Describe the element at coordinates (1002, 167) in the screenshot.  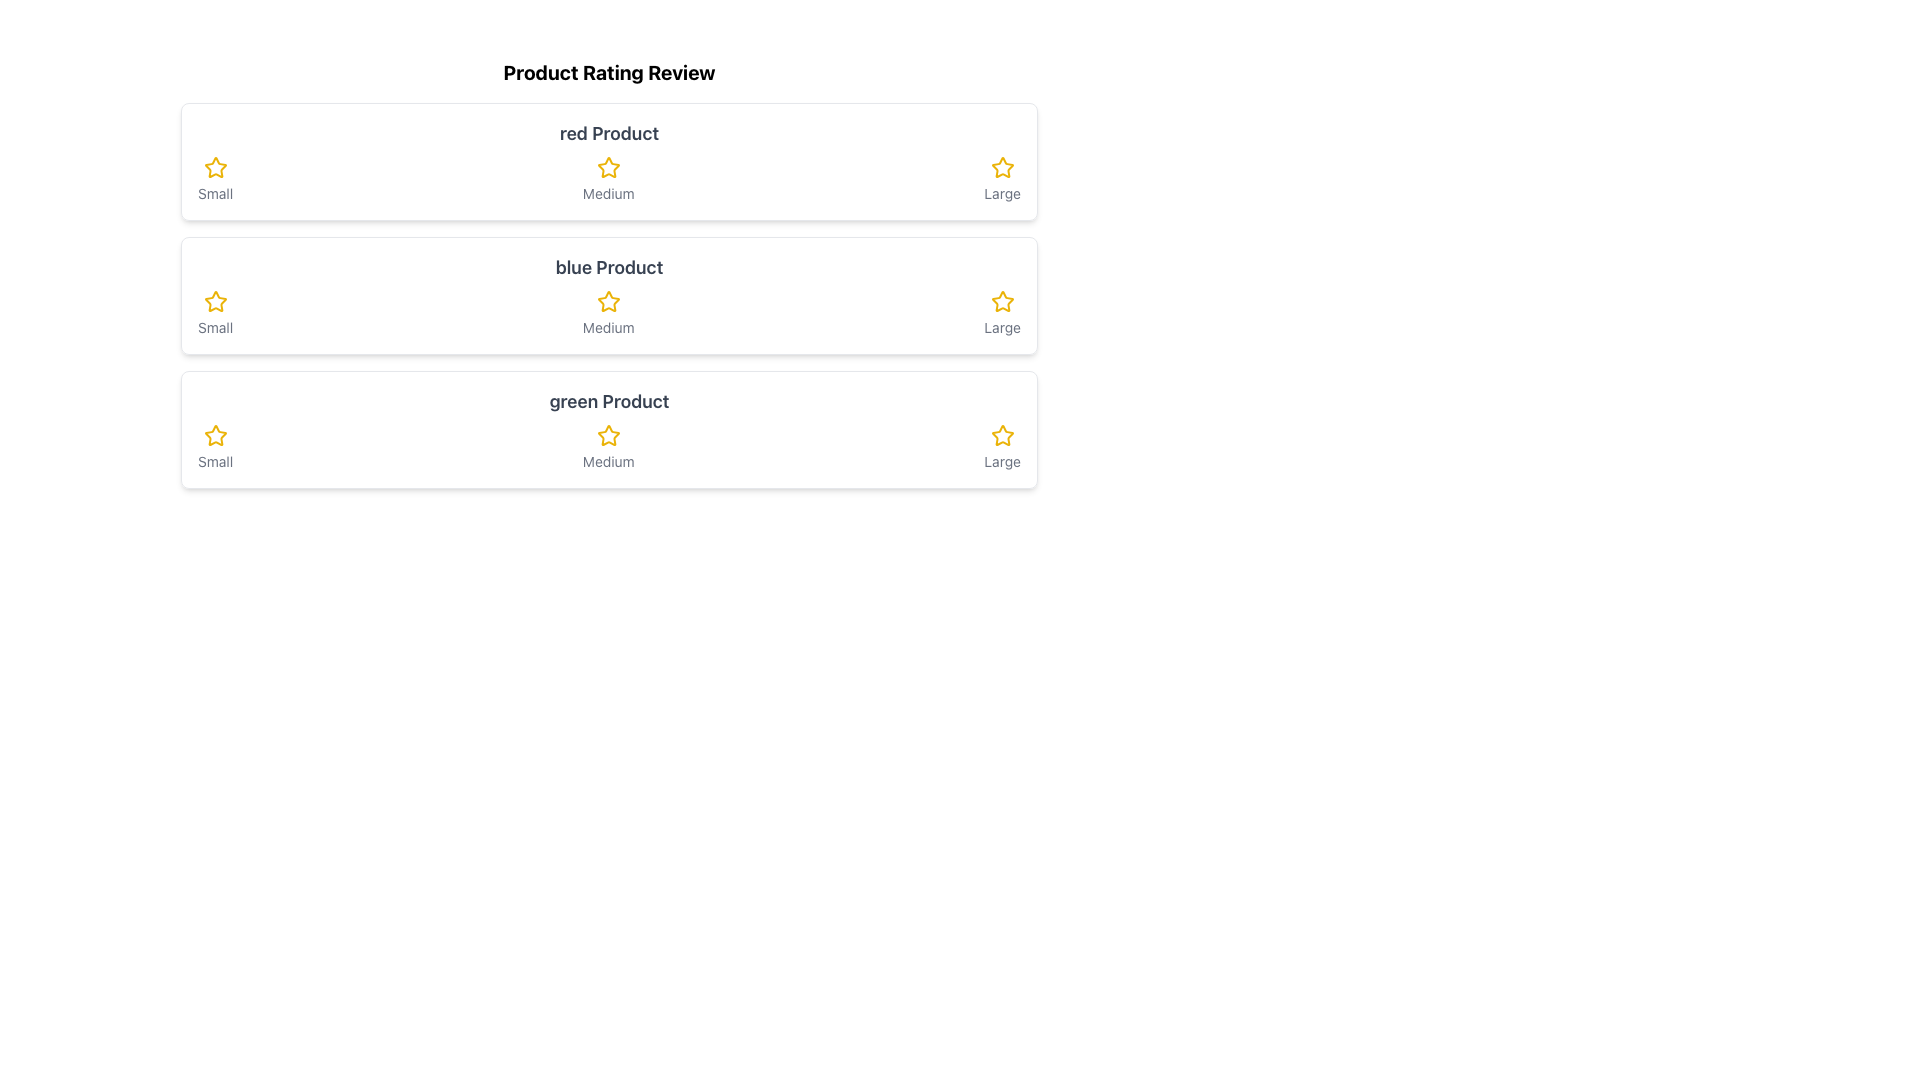
I see `the third star icon in the product rating section that represents the 'Large' size, located to the right of the 'red Product' title` at that location.